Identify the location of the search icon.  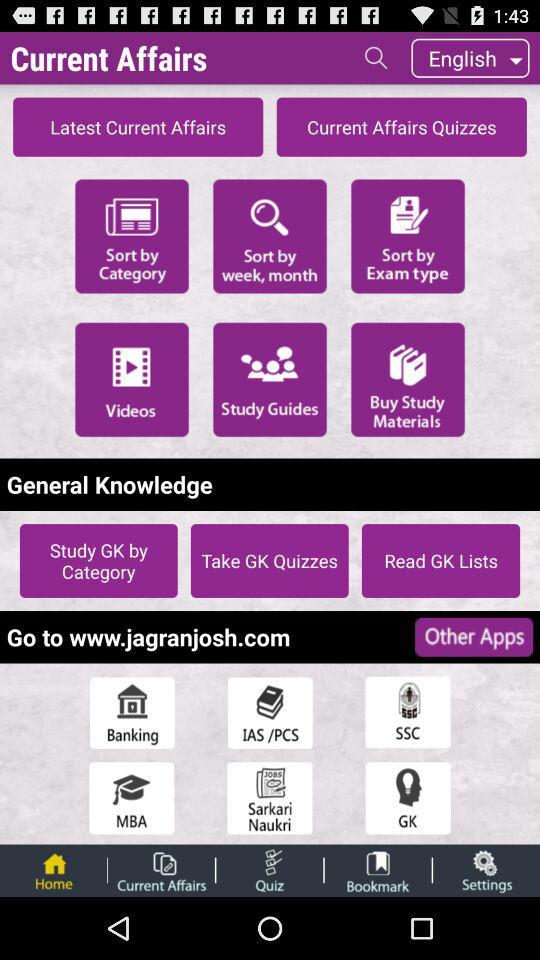
(376, 61).